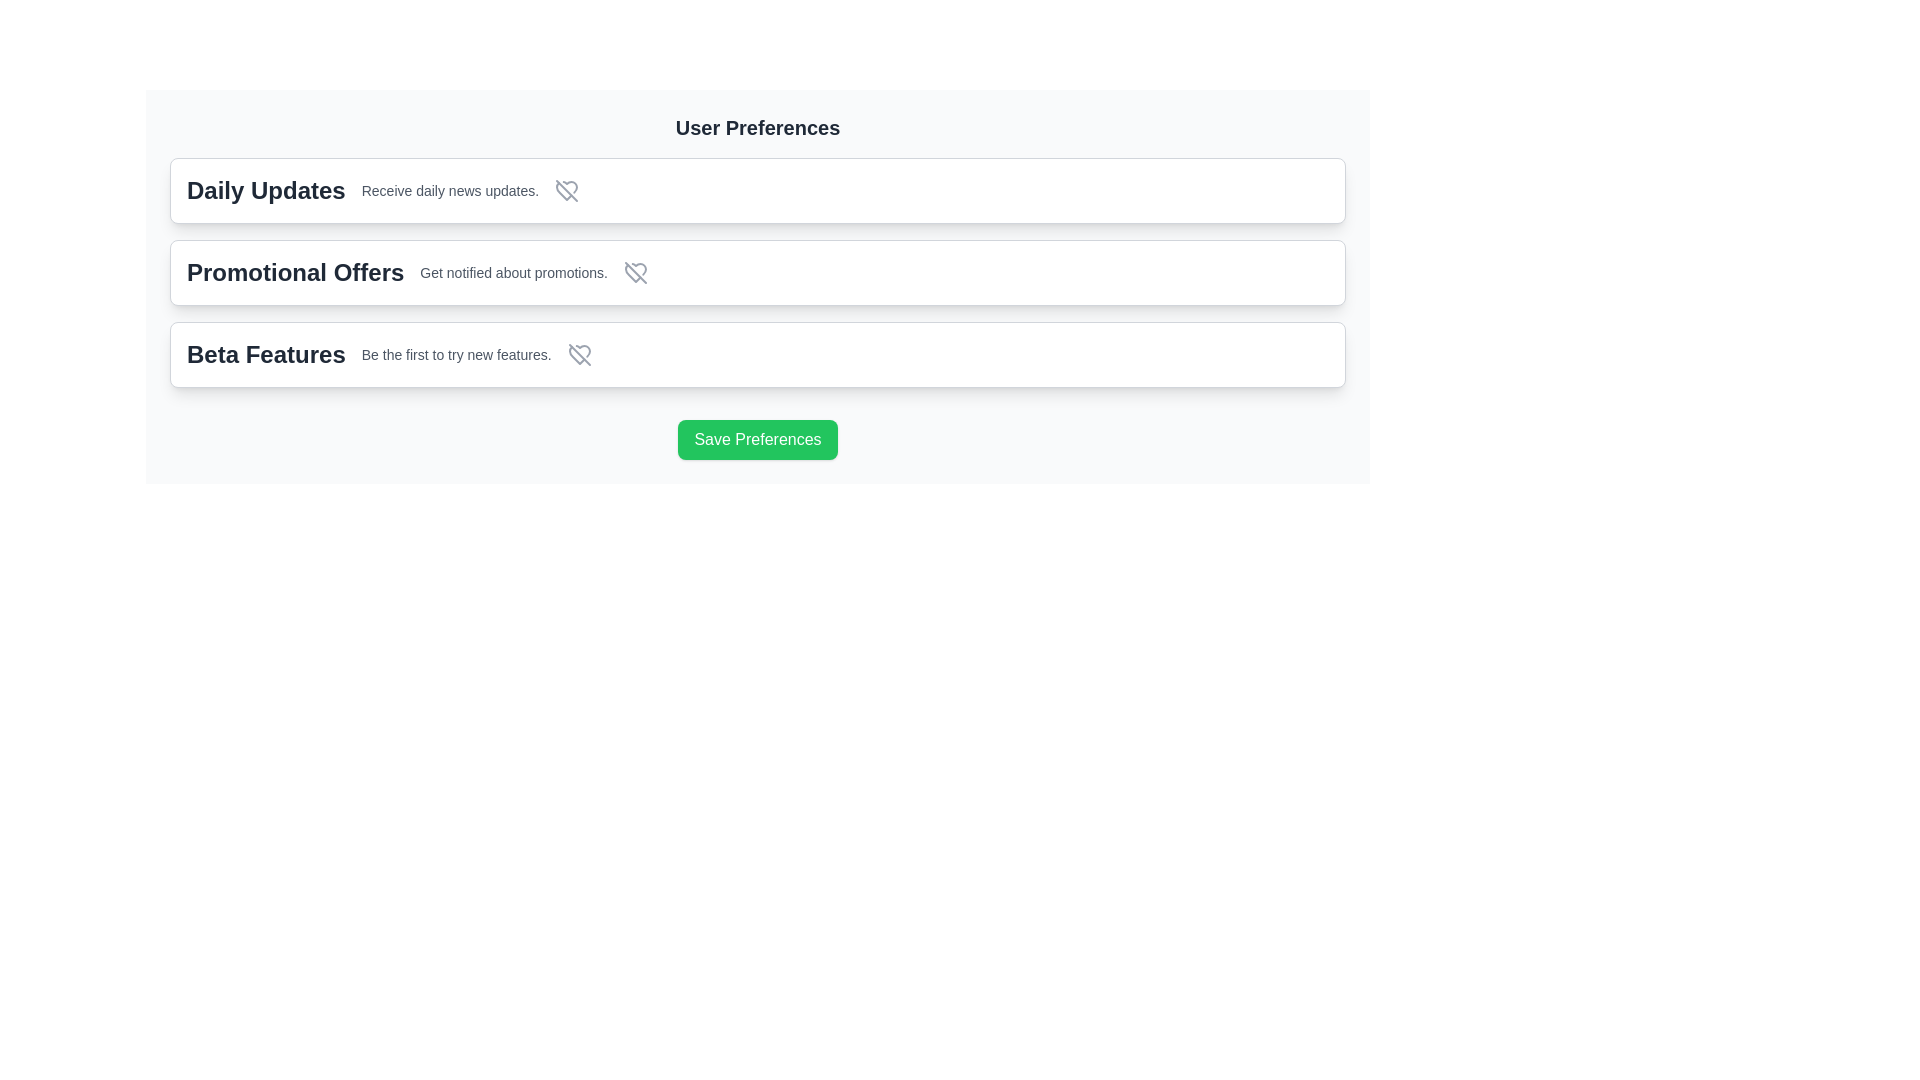 The image size is (1920, 1080). What do you see at coordinates (757, 438) in the screenshot?
I see `the distinct green save button located below the preference options to observe its color change effect` at bounding box center [757, 438].